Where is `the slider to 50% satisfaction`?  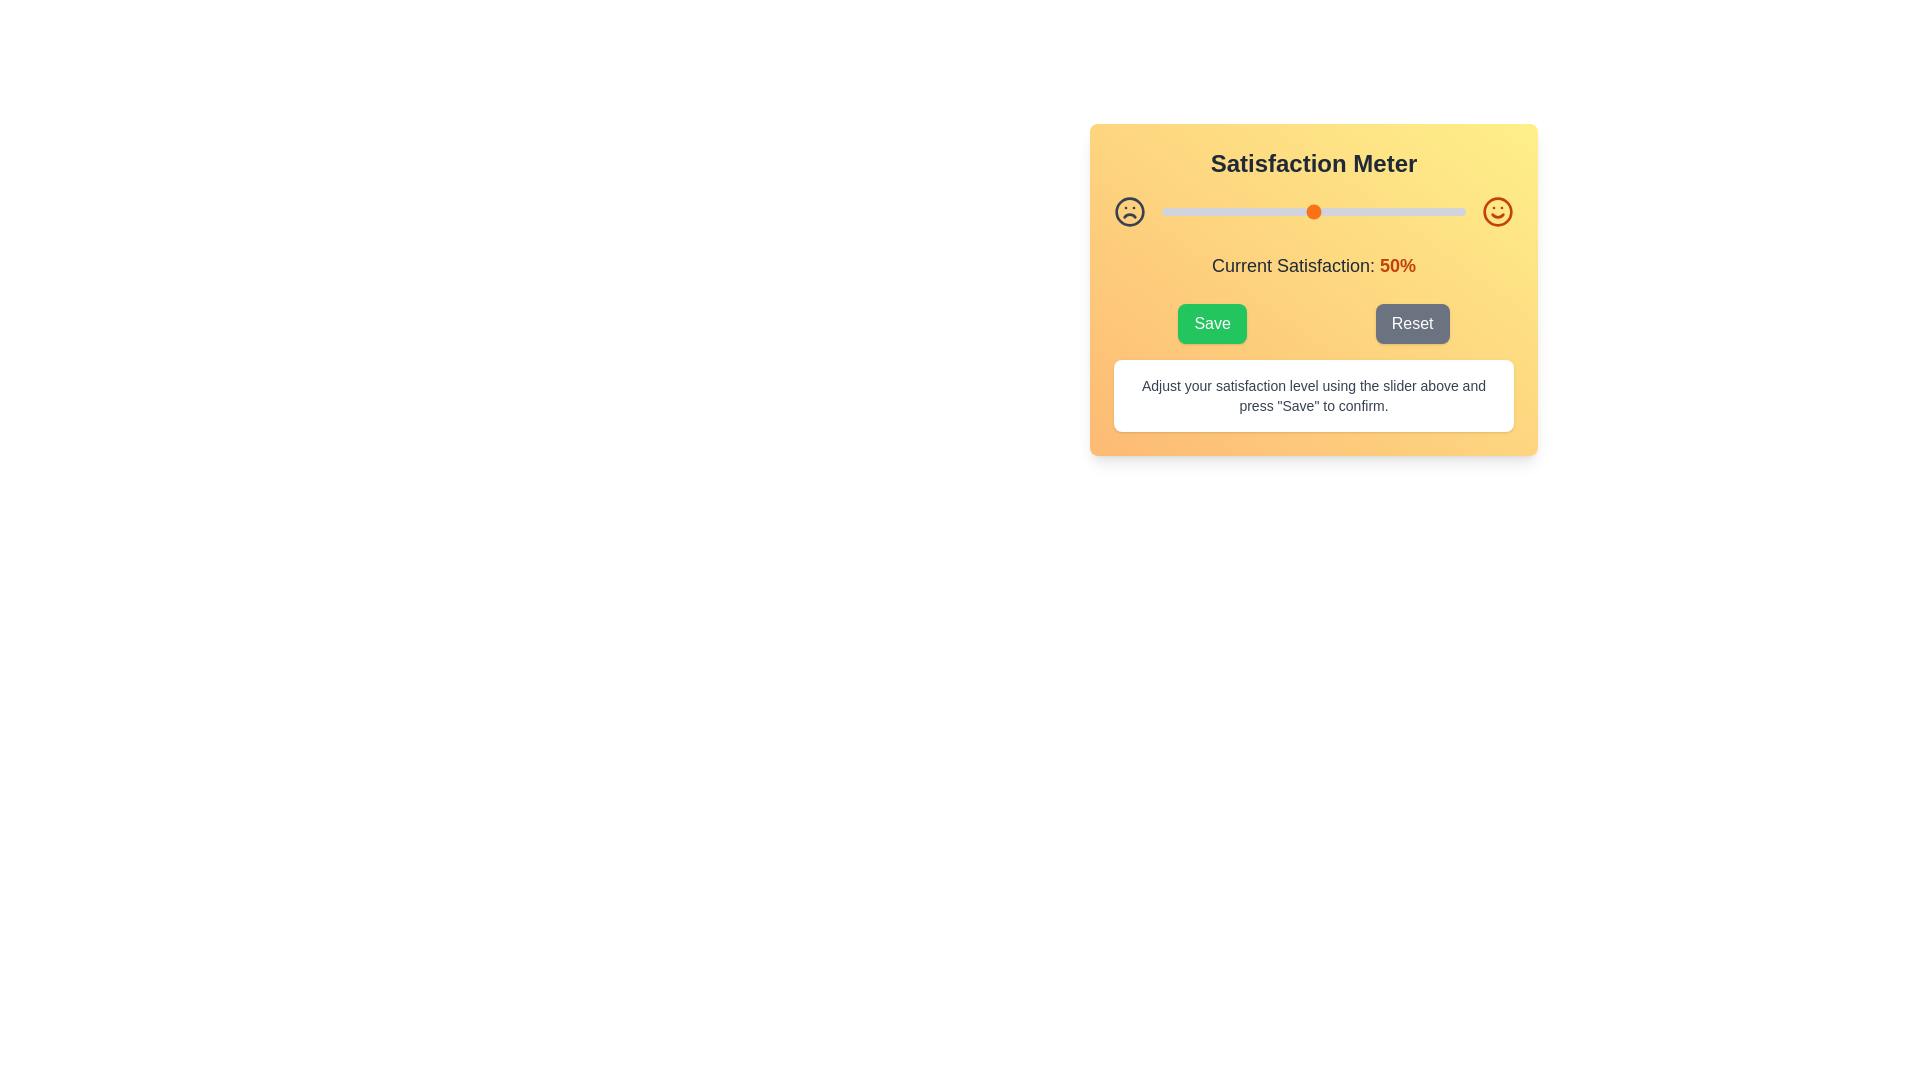 the slider to 50% satisfaction is located at coordinates (1314, 212).